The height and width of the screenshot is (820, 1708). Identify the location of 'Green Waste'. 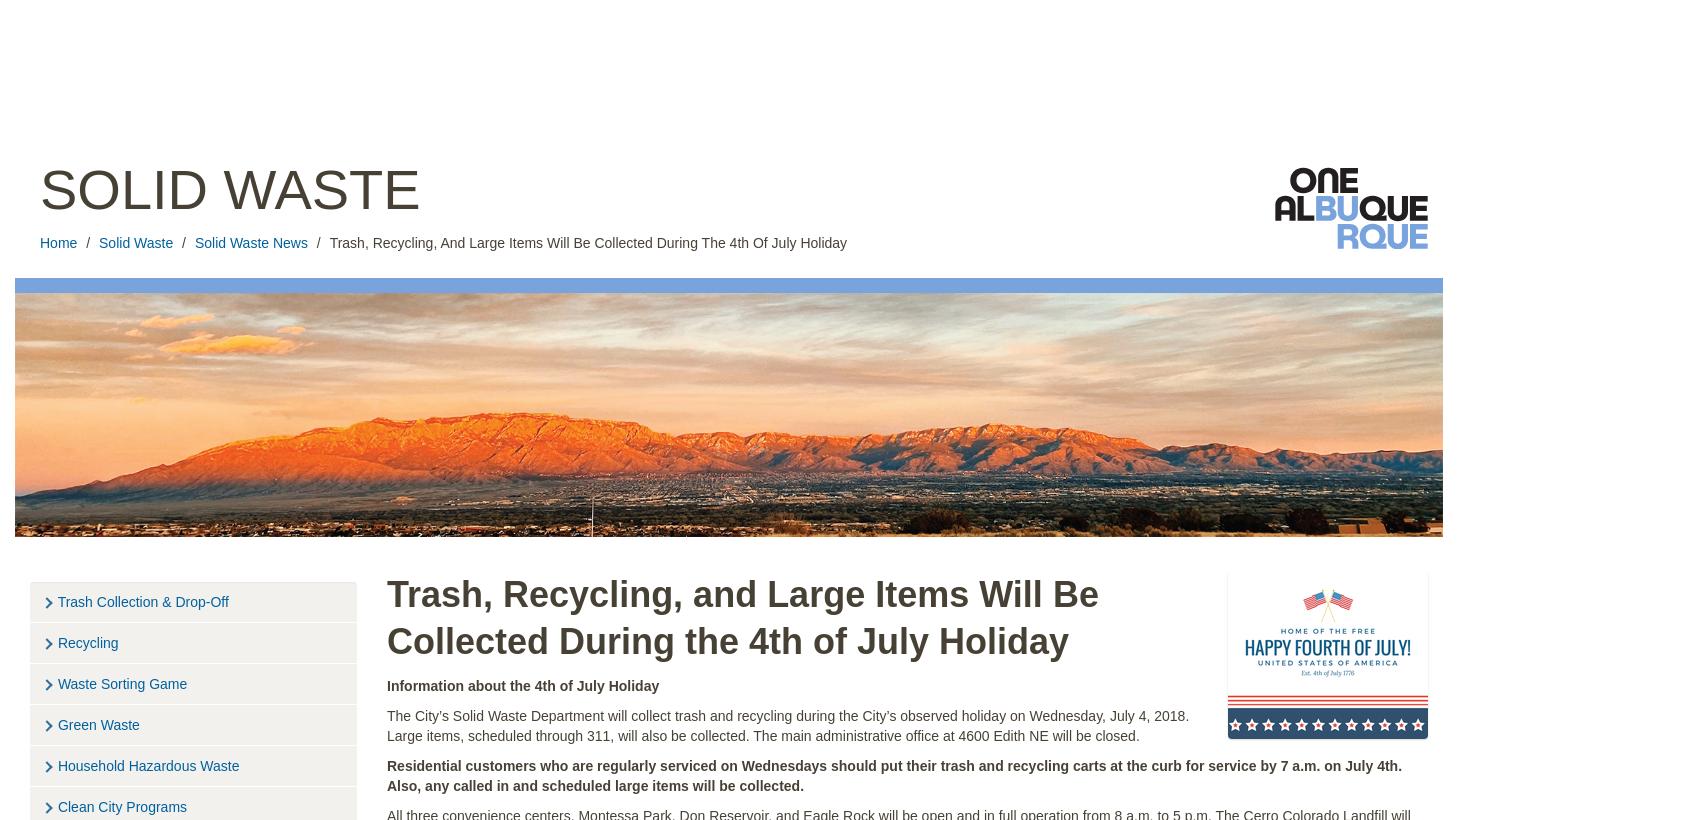
(53, 722).